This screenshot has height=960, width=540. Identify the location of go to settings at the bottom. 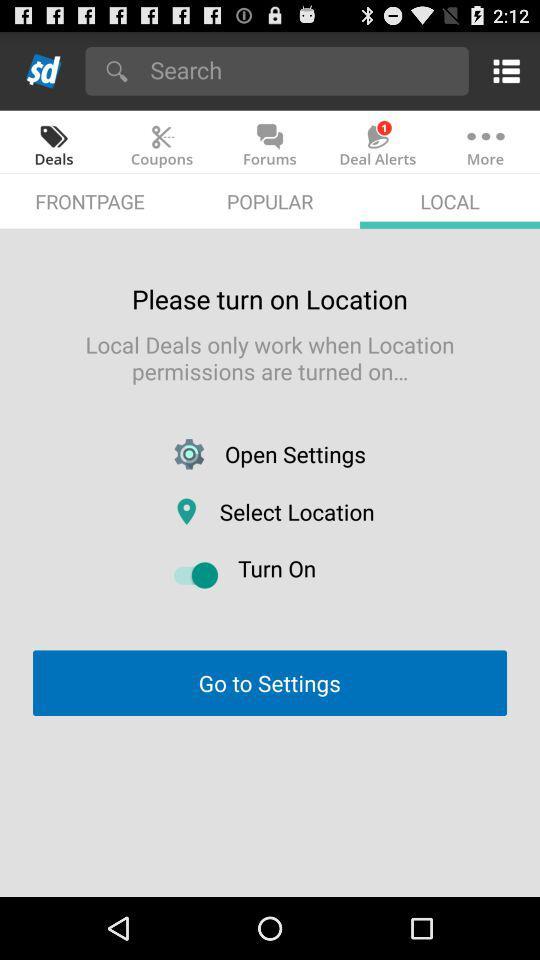
(269, 683).